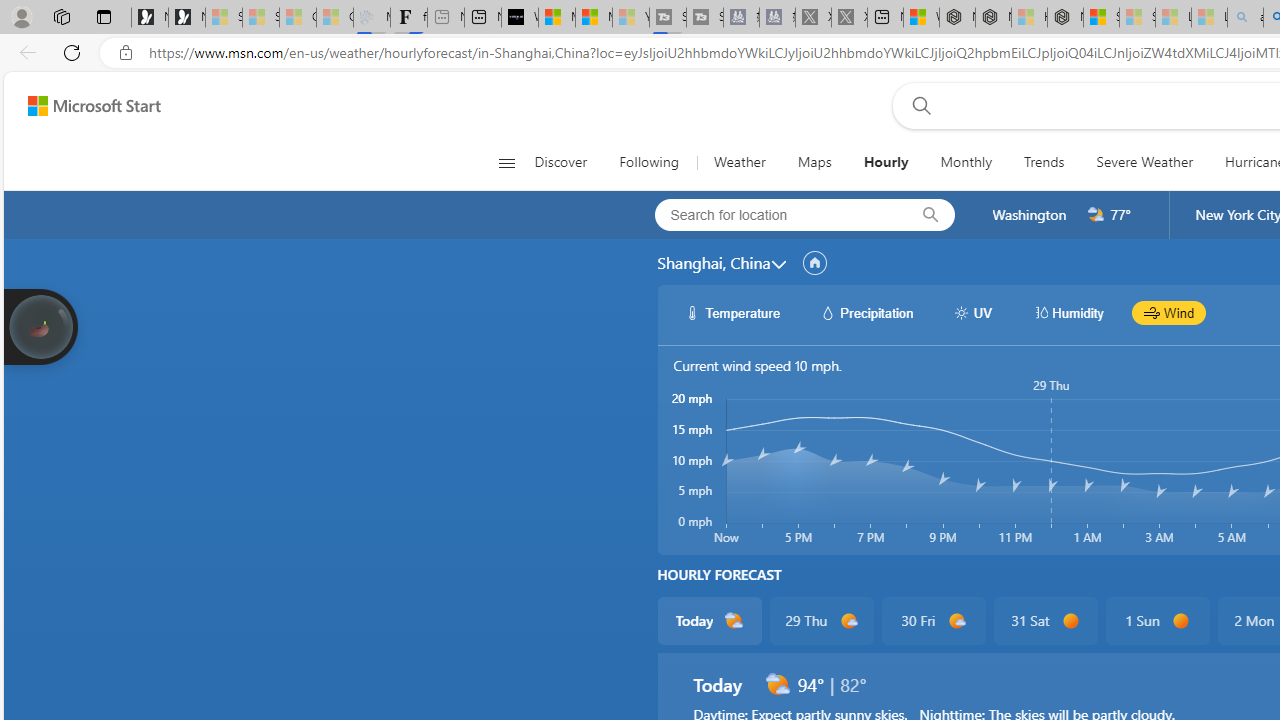 Image resolution: width=1280 pixels, height=720 pixels. Describe the element at coordinates (186, 17) in the screenshot. I see `'Newsletter Sign Up'` at that location.